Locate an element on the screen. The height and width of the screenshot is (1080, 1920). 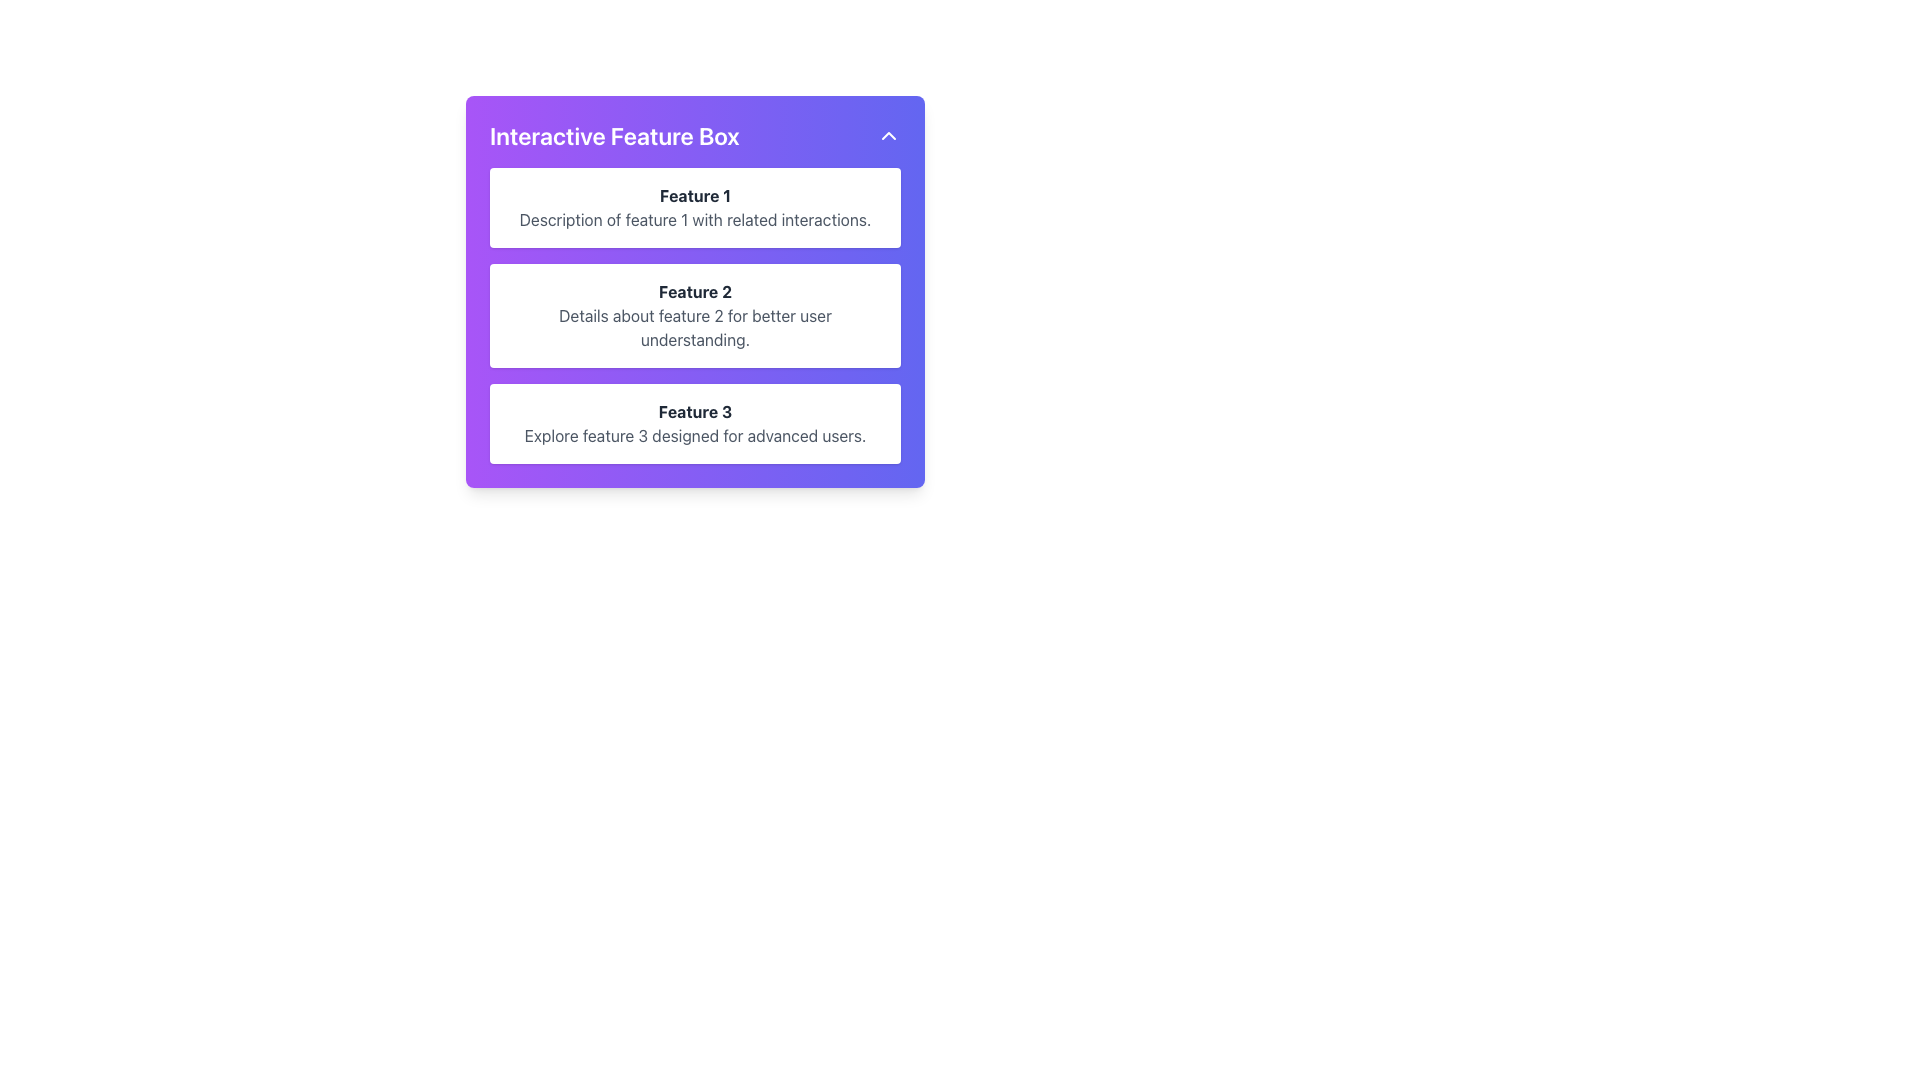
the upward-pointing triangle button located at the top right corner of the 'Interactive Feature Box' is located at coordinates (887, 135).